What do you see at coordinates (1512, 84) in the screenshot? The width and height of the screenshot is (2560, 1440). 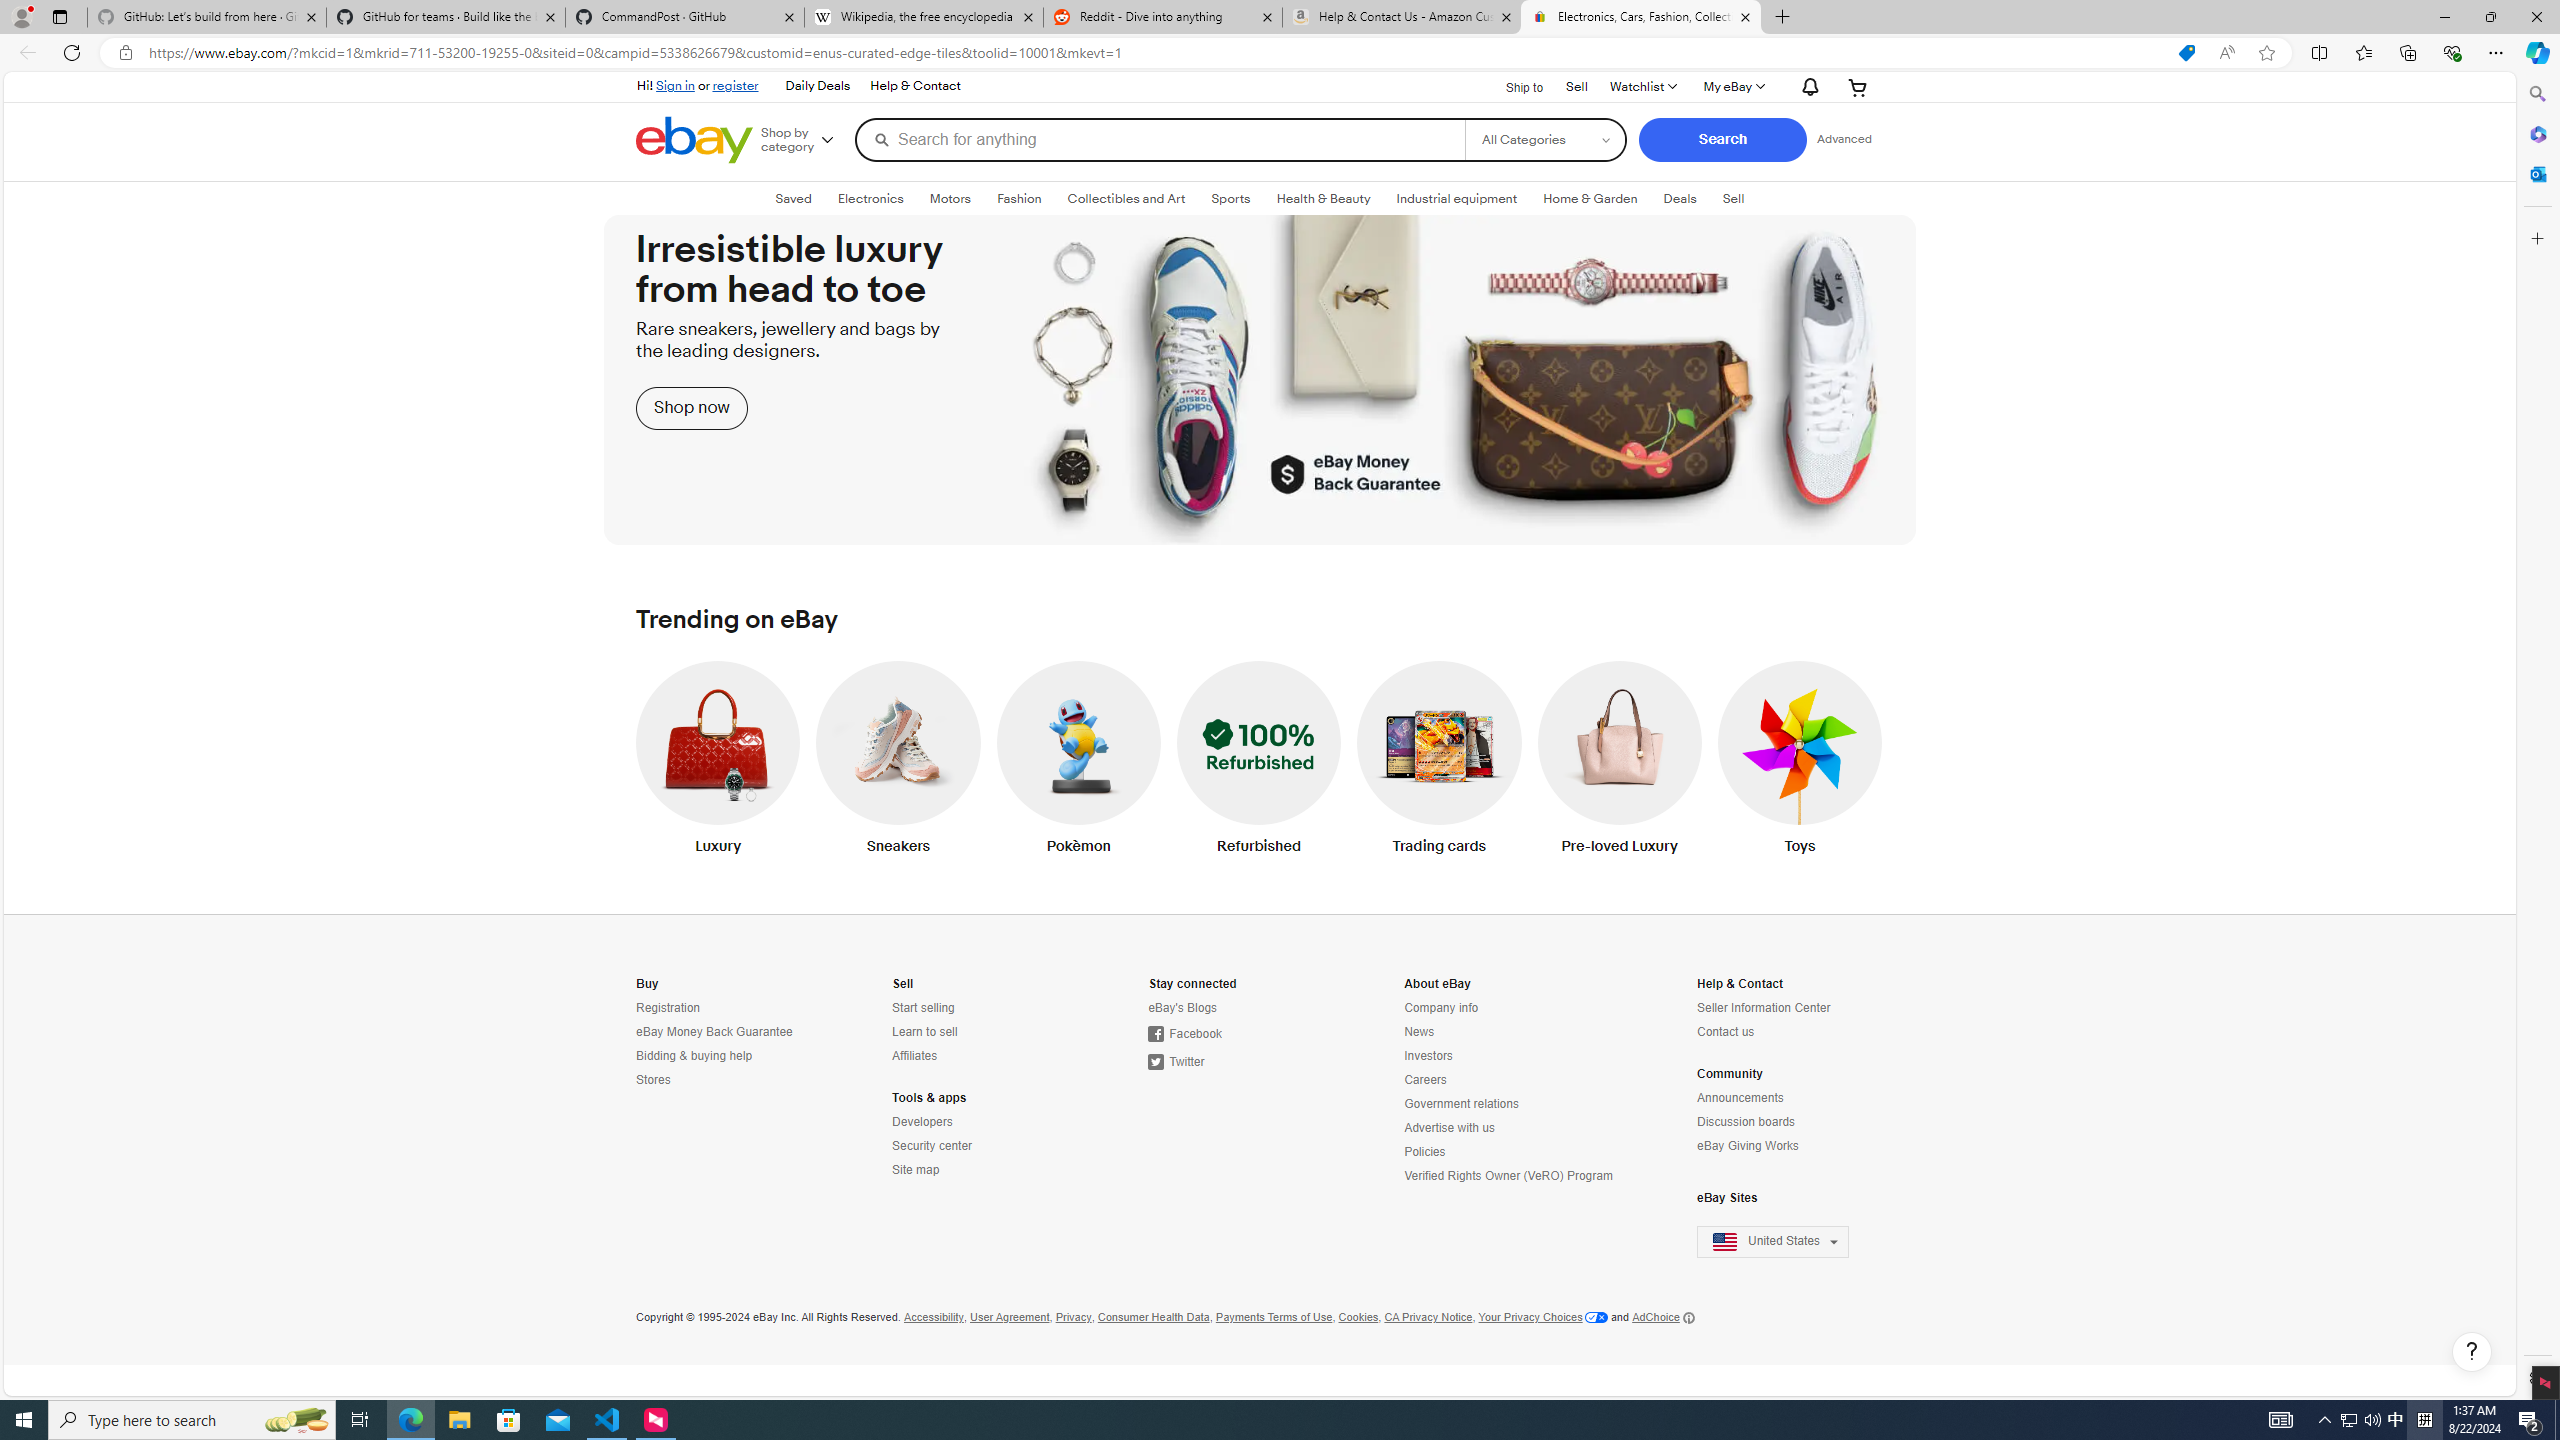 I see `'Ship to'` at bounding box center [1512, 84].